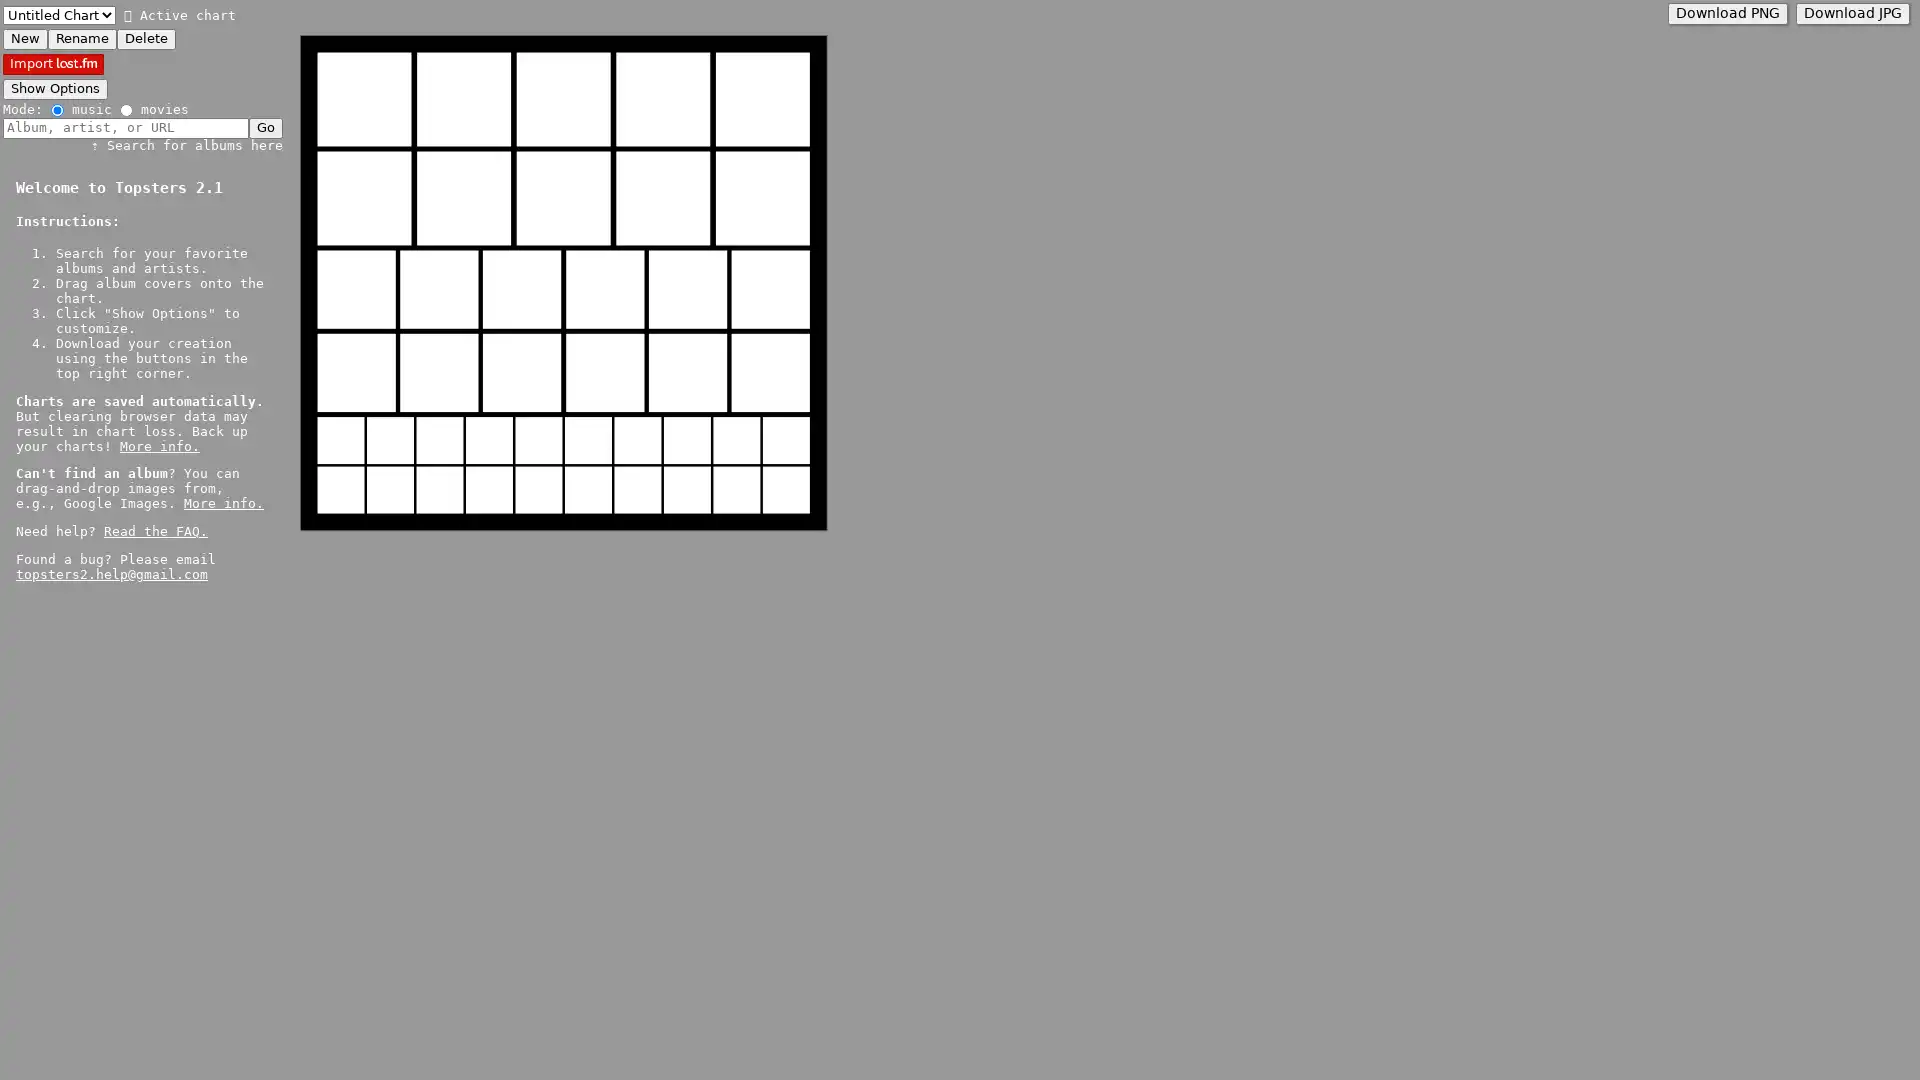 The height and width of the screenshot is (1080, 1920). What do you see at coordinates (52, 62) in the screenshot?
I see `Import Import Last.fm` at bounding box center [52, 62].